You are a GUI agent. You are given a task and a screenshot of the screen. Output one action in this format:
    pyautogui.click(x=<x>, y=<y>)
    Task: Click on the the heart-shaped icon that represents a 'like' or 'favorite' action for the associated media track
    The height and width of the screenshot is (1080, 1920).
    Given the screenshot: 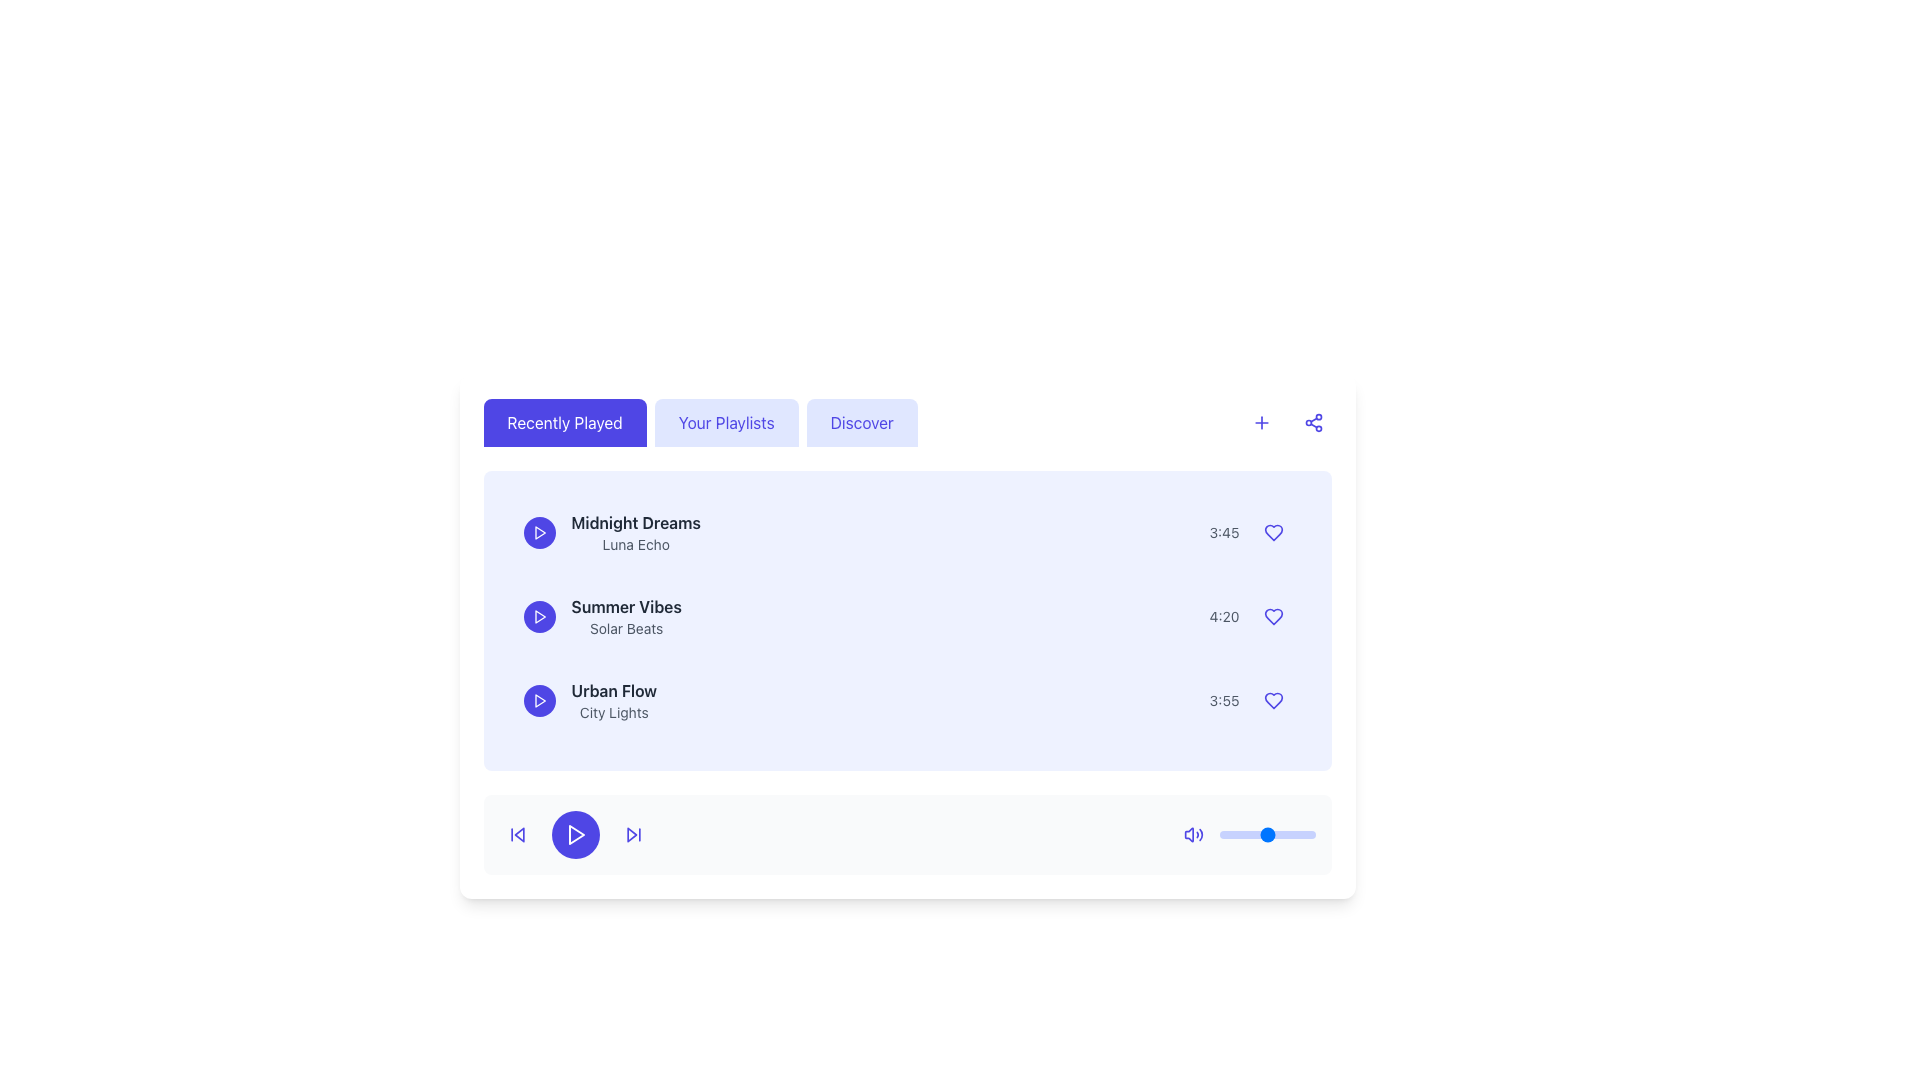 What is the action you would take?
    pyautogui.click(x=1272, y=700)
    